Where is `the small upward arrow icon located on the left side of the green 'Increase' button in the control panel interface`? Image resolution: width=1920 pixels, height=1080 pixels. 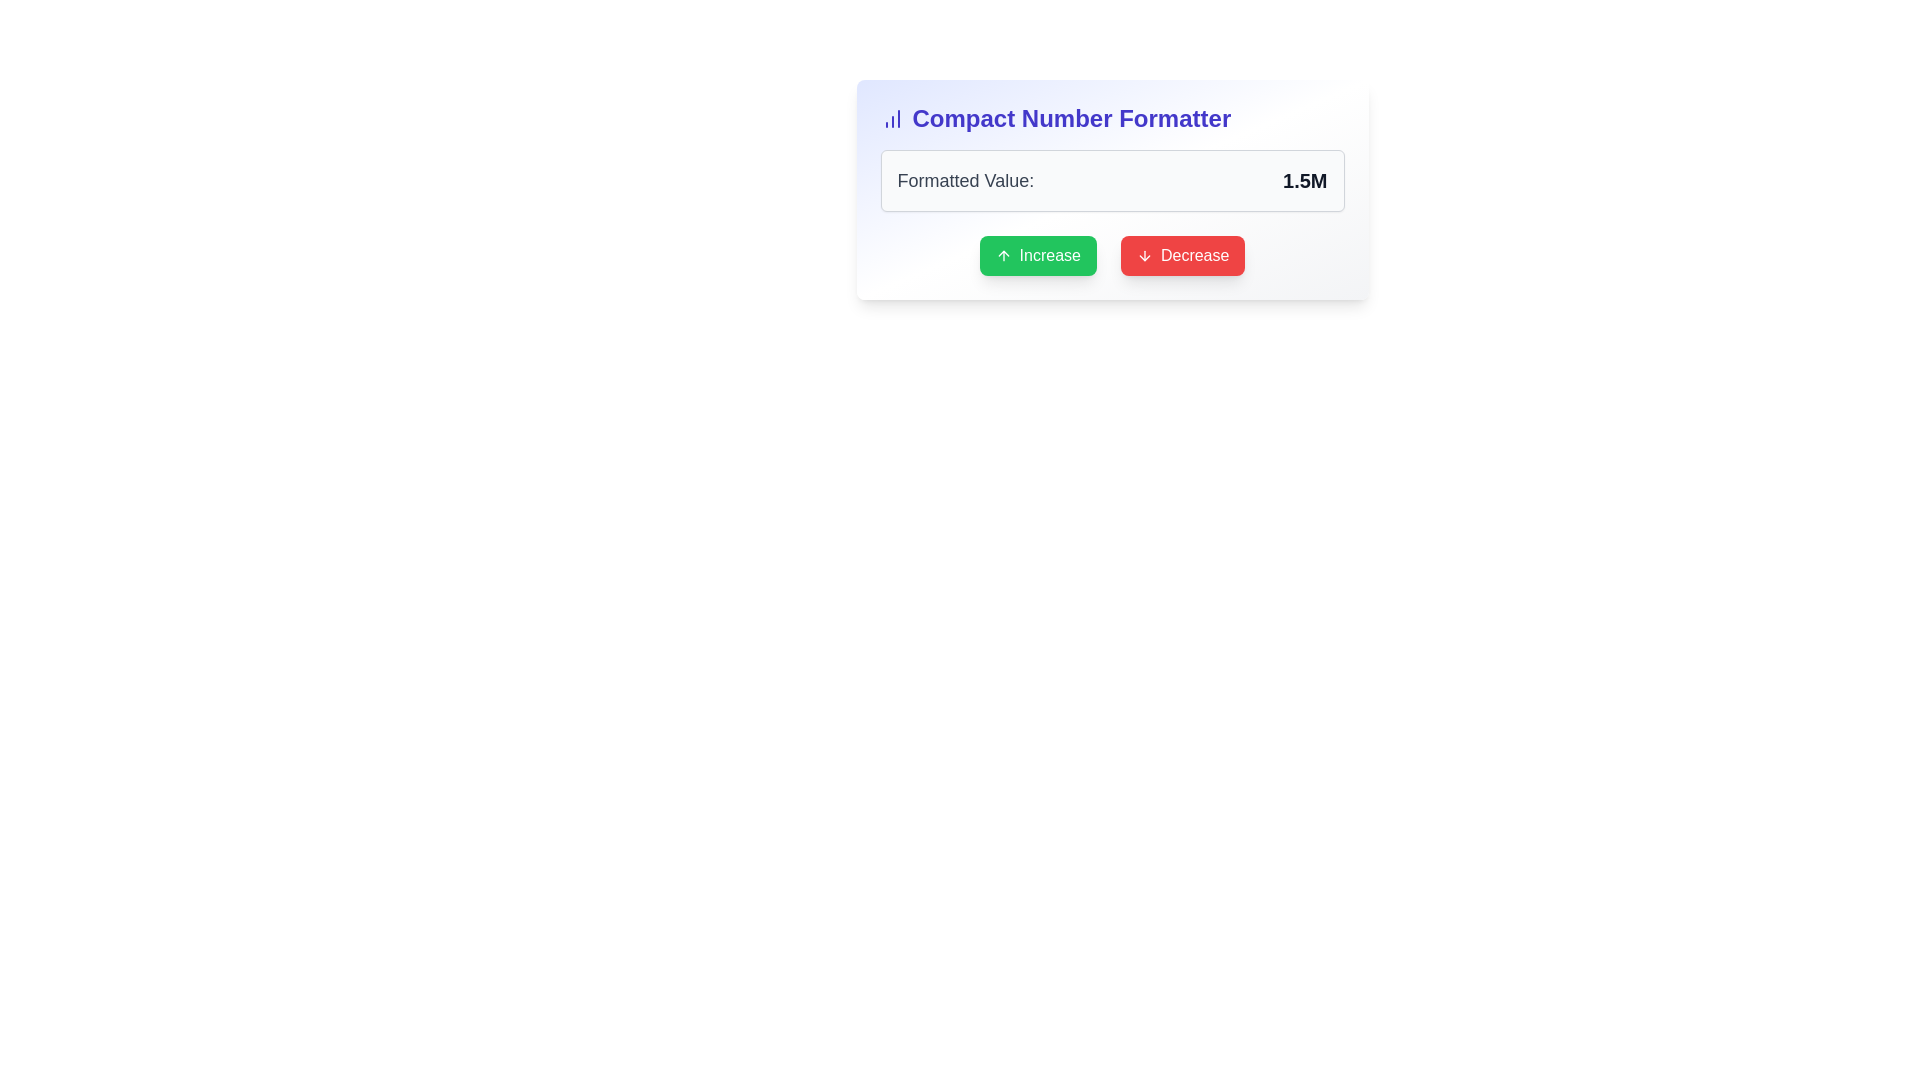
the small upward arrow icon located on the left side of the green 'Increase' button in the control panel interface is located at coordinates (1003, 254).